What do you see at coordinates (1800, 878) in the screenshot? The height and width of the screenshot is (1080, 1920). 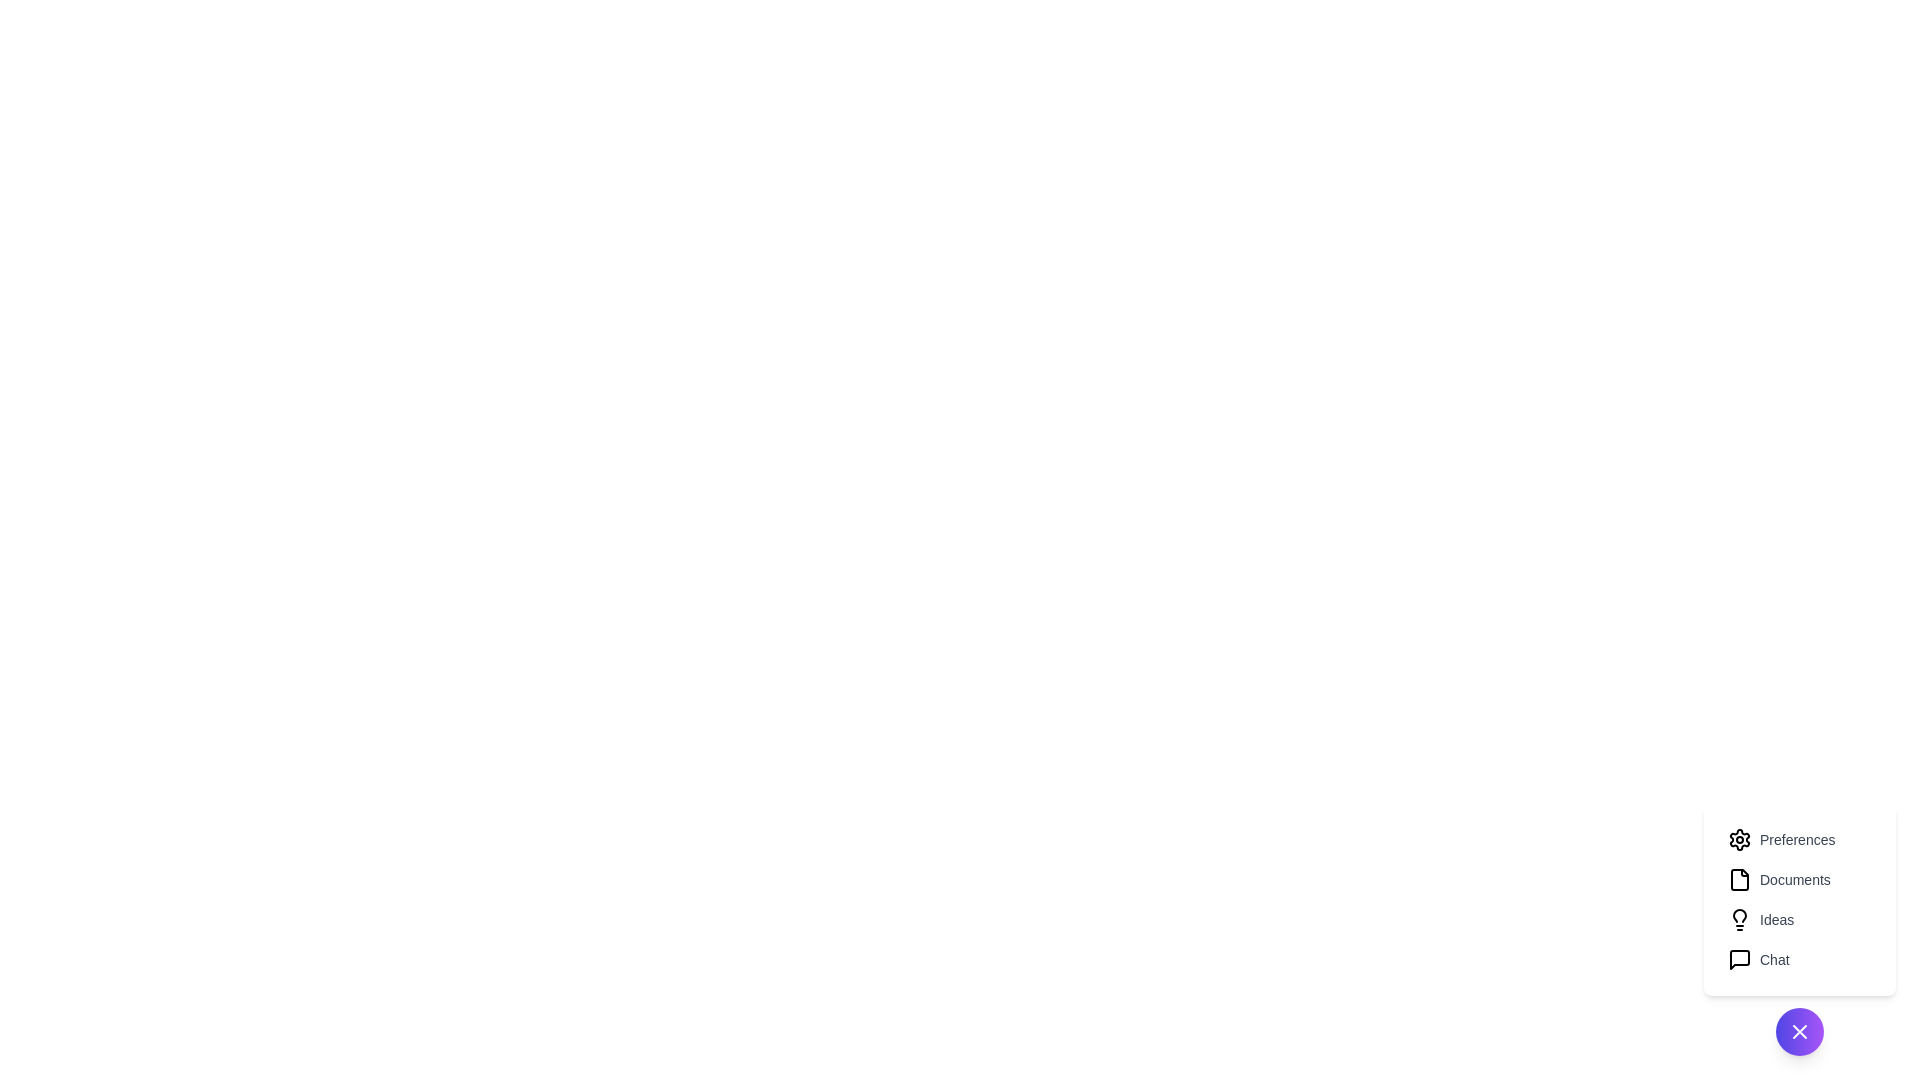 I see `the menu item labeled Documents to trigger its associated action` at bounding box center [1800, 878].